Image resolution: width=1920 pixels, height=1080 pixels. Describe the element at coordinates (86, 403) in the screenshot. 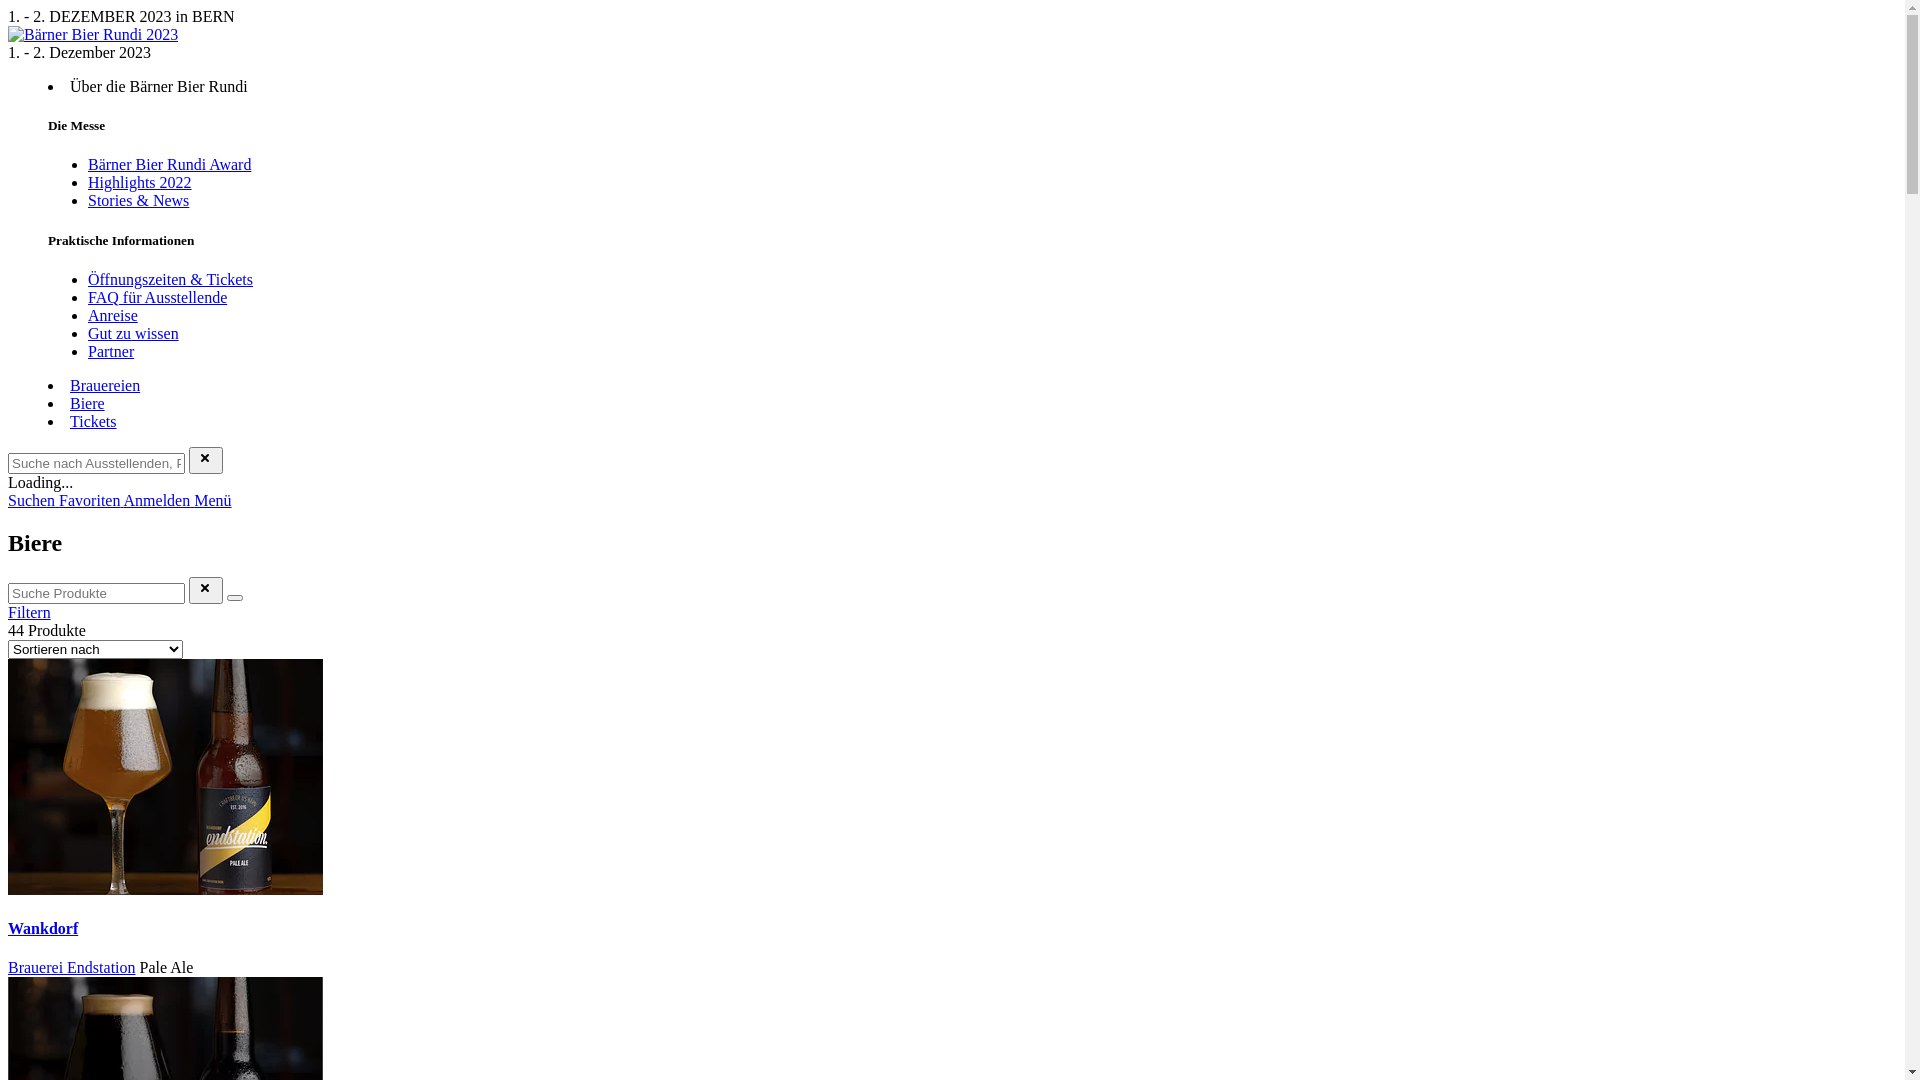

I see `'Biere'` at that location.